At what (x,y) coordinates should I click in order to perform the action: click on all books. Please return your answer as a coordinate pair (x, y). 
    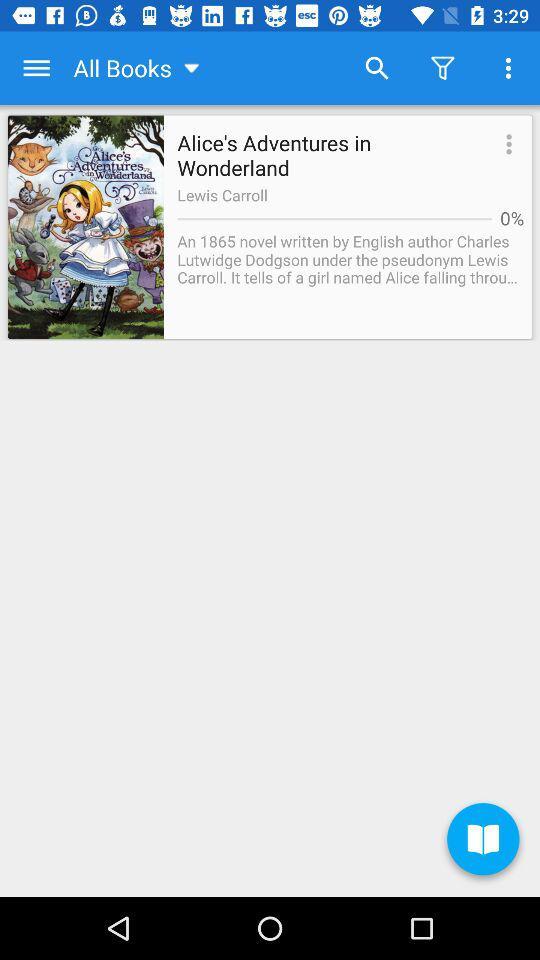
    Looking at the image, I should click on (137, 68).